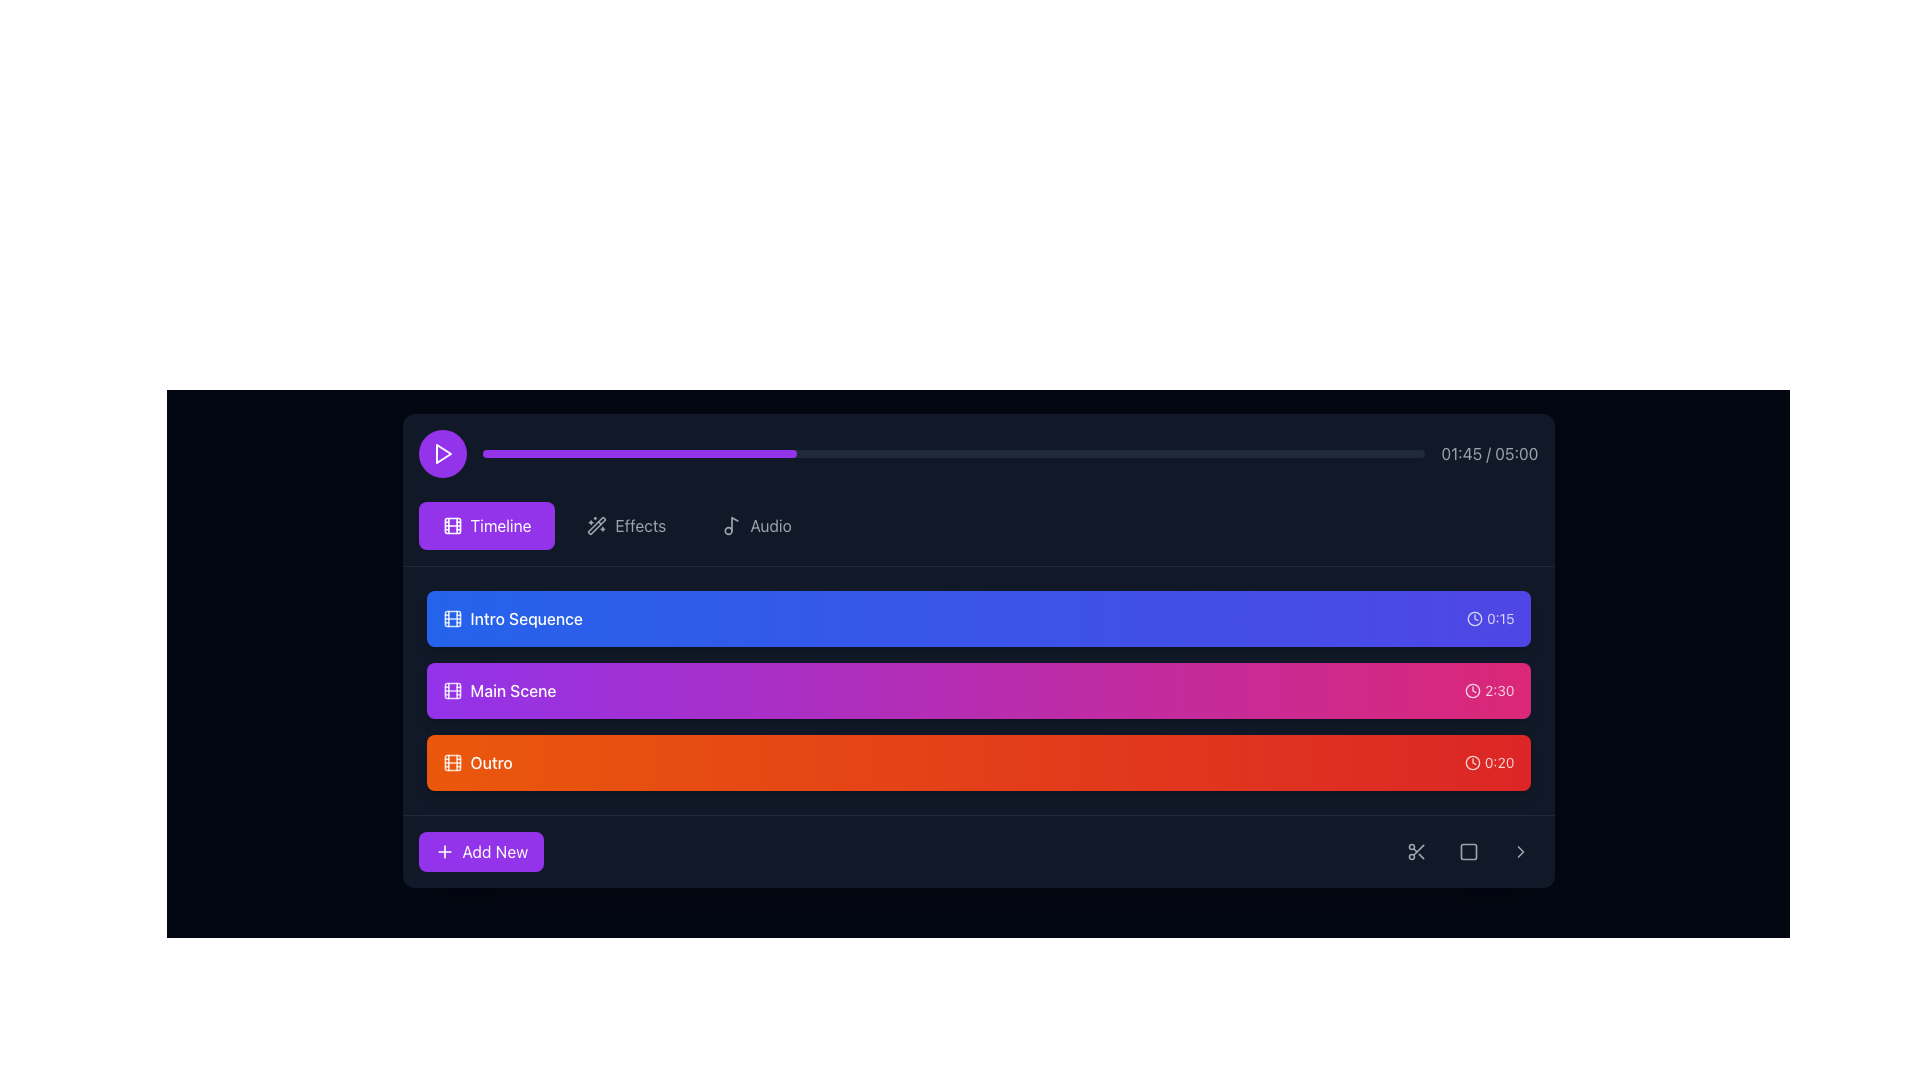 The image size is (1920, 1080). Describe the element at coordinates (1500, 617) in the screenshot. I see `the static informational label displaying '0:15', which is located on the far right side of the first row of the timeline, next to a clock icon` at that location.